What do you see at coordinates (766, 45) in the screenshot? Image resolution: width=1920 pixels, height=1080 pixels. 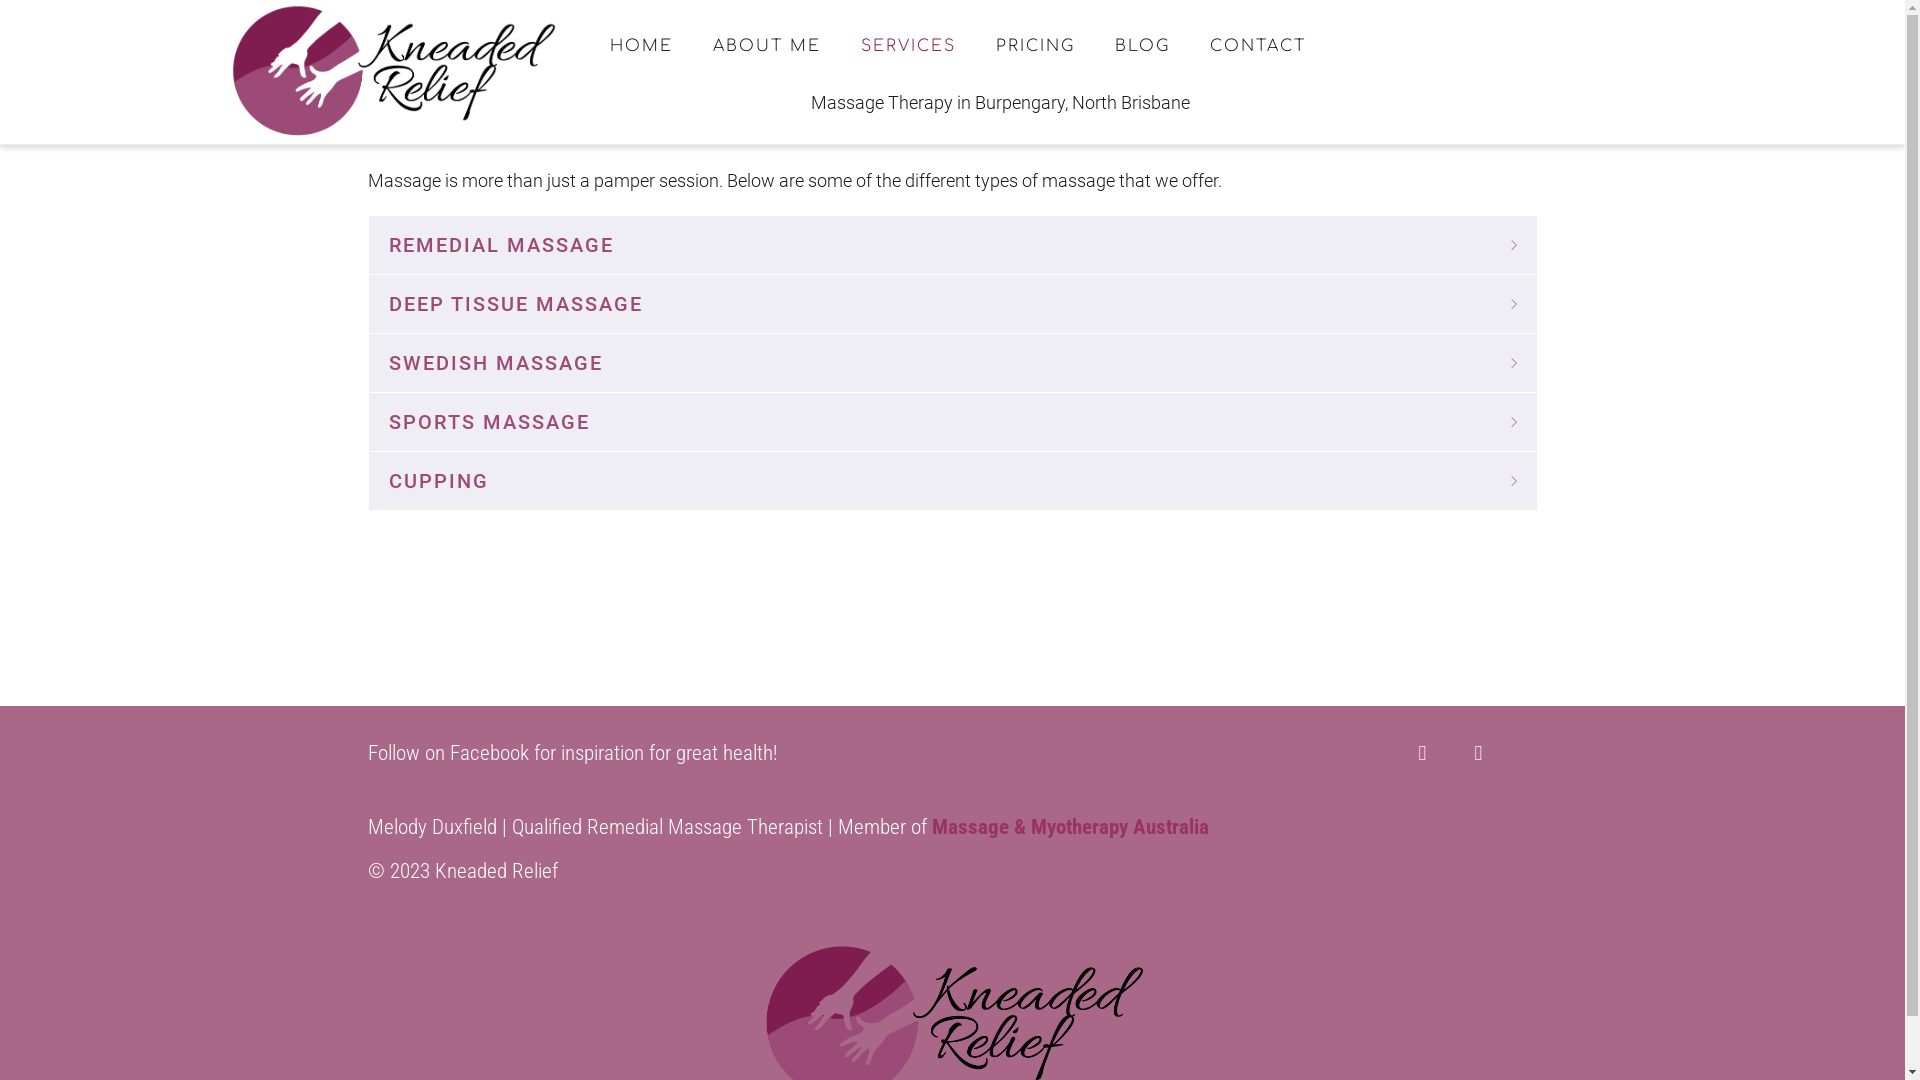 I see `'ABOUT ME'` at bounding box center [766, 45].